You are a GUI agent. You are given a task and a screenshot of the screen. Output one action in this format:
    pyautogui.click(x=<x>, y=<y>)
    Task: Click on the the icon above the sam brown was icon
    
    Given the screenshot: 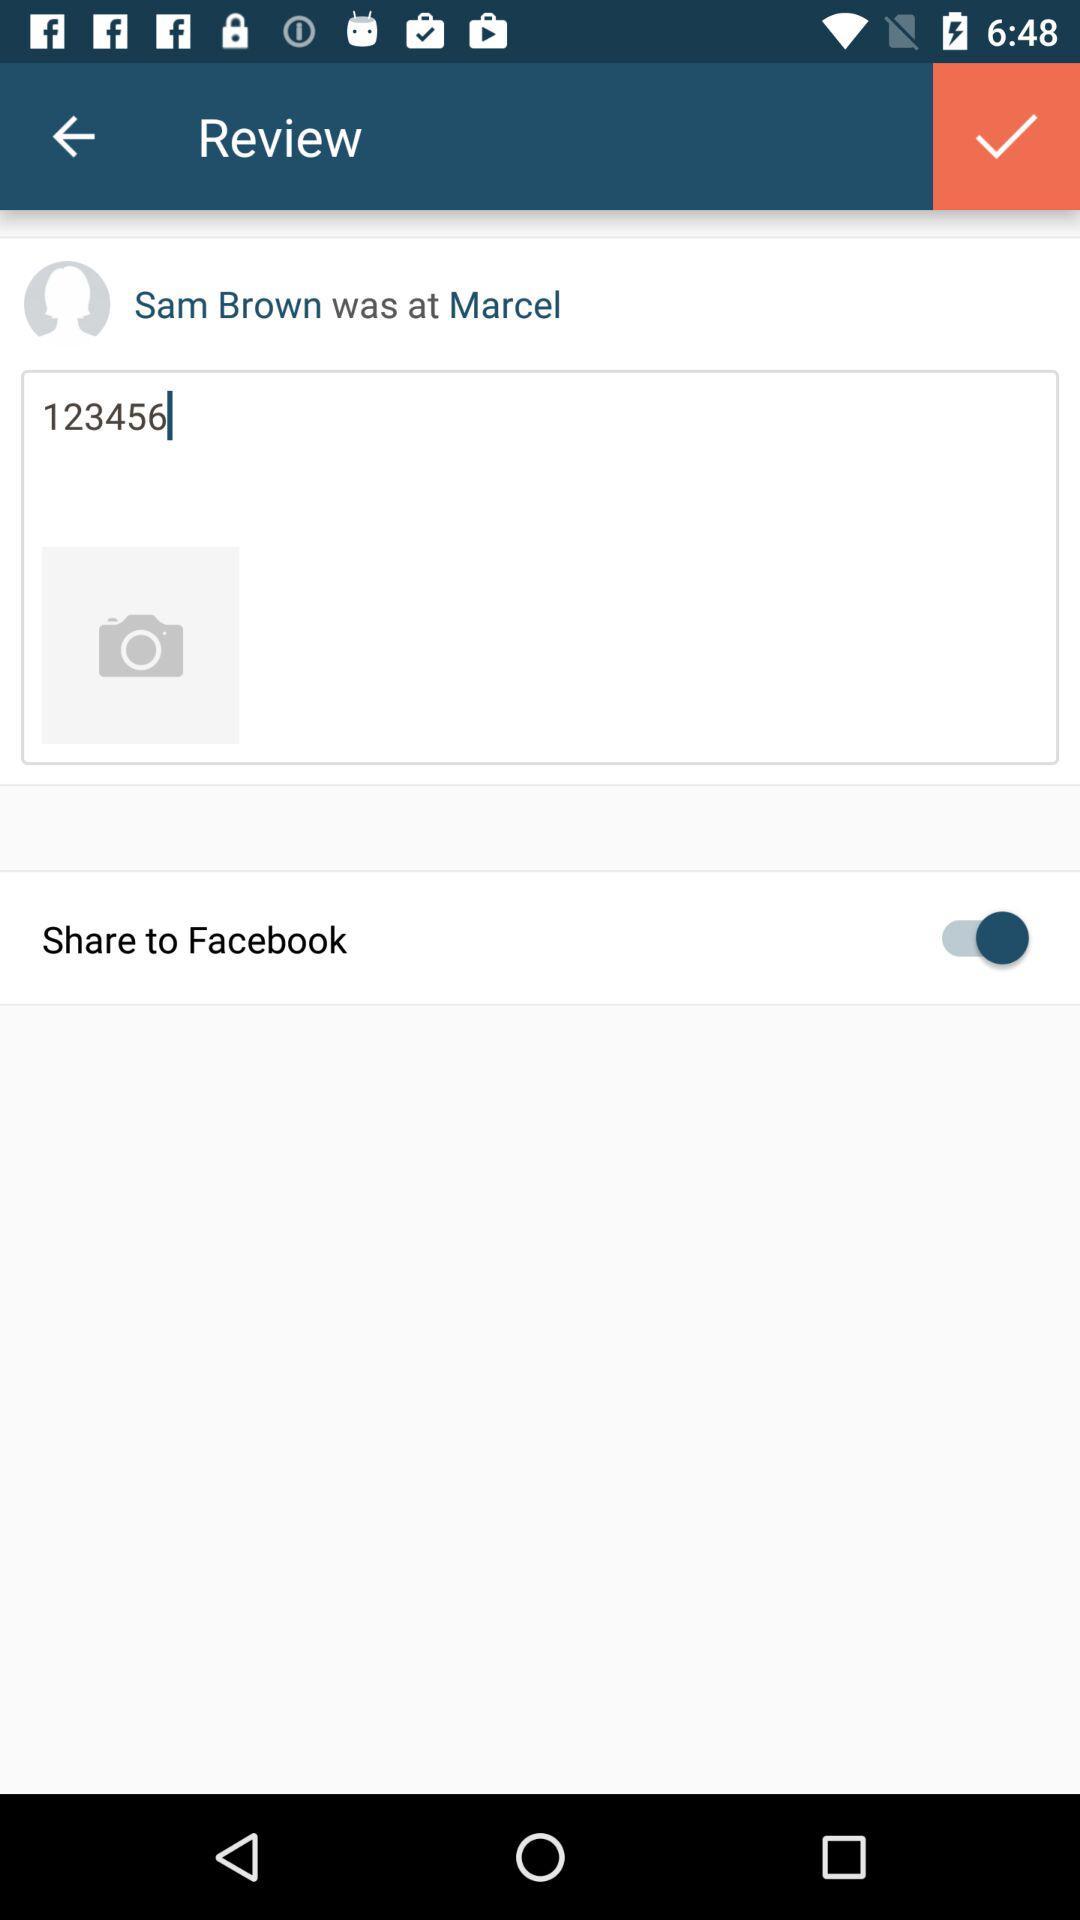 What is the action you would take?
    pyautogui.click(x=1006, y=135)
    